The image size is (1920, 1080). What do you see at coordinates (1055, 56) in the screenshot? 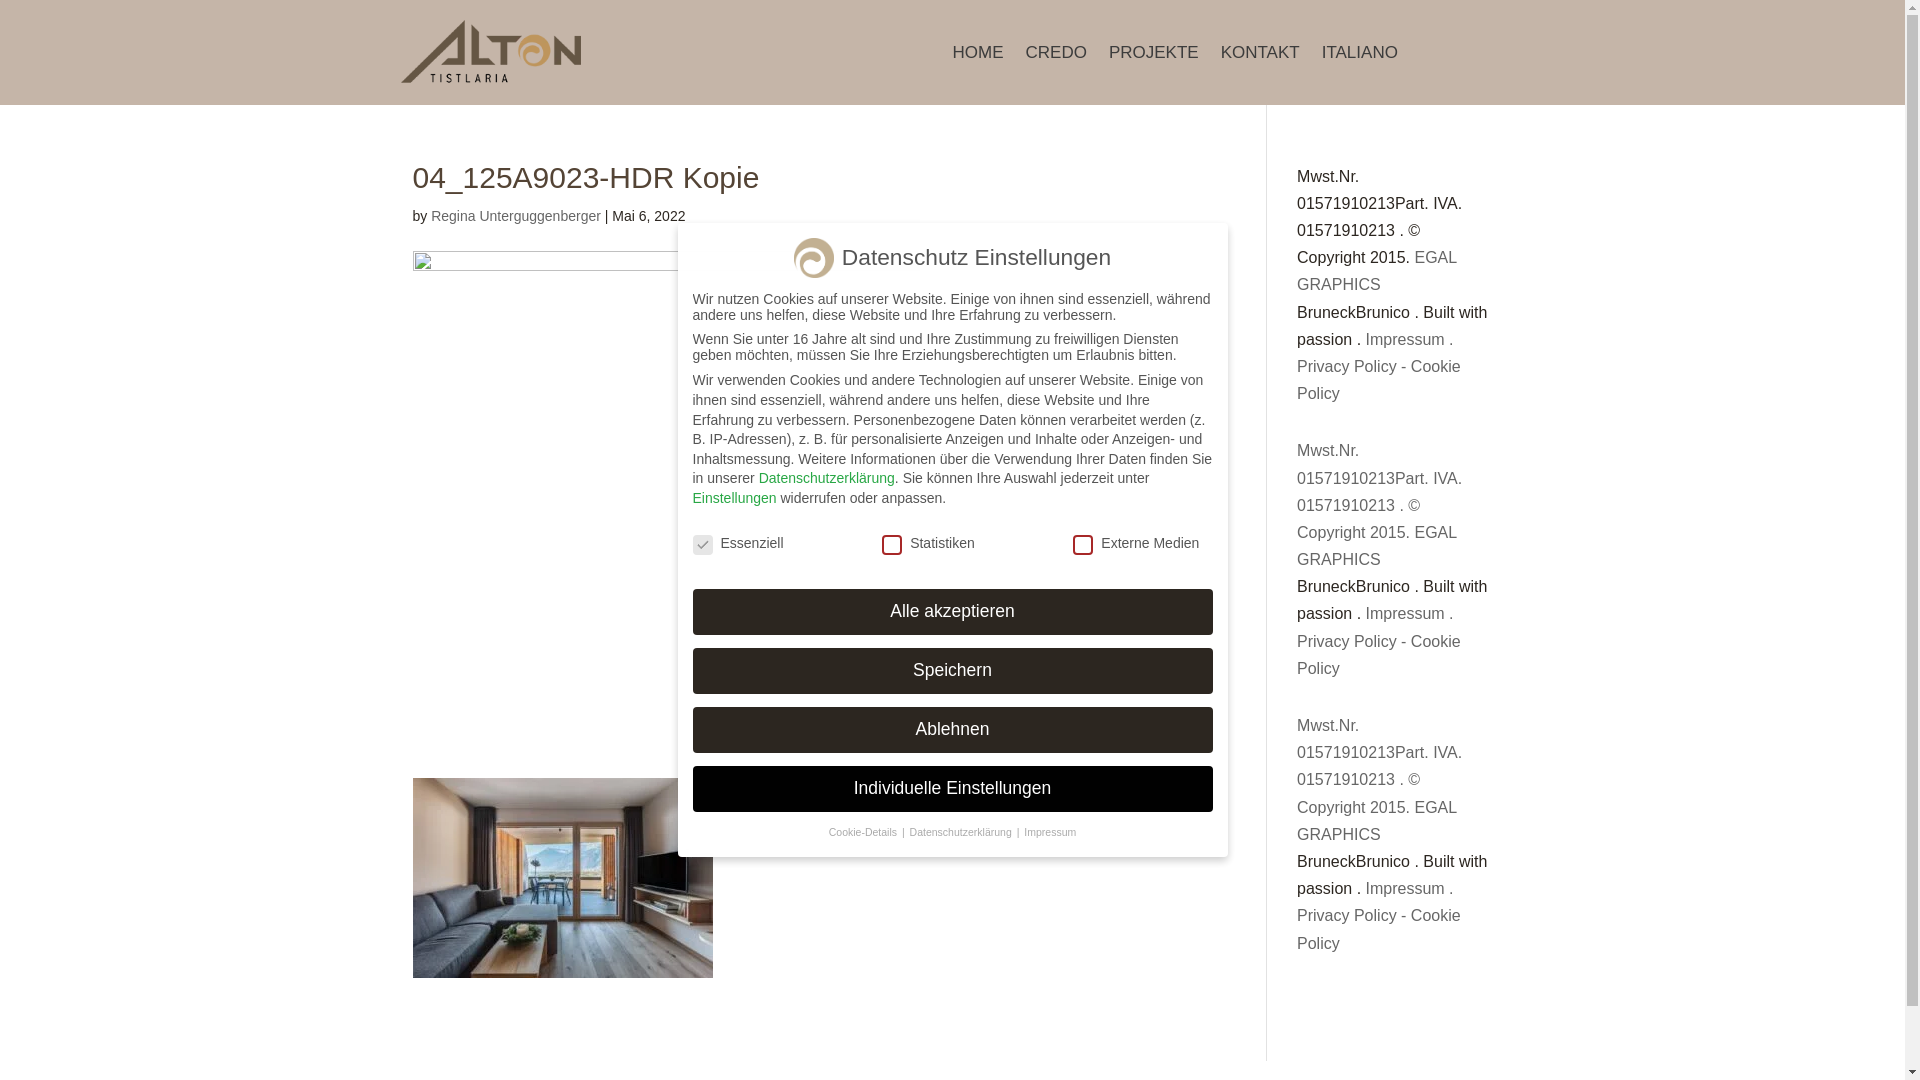
I see `'CREDO'` at bounding box center [1055, 56].